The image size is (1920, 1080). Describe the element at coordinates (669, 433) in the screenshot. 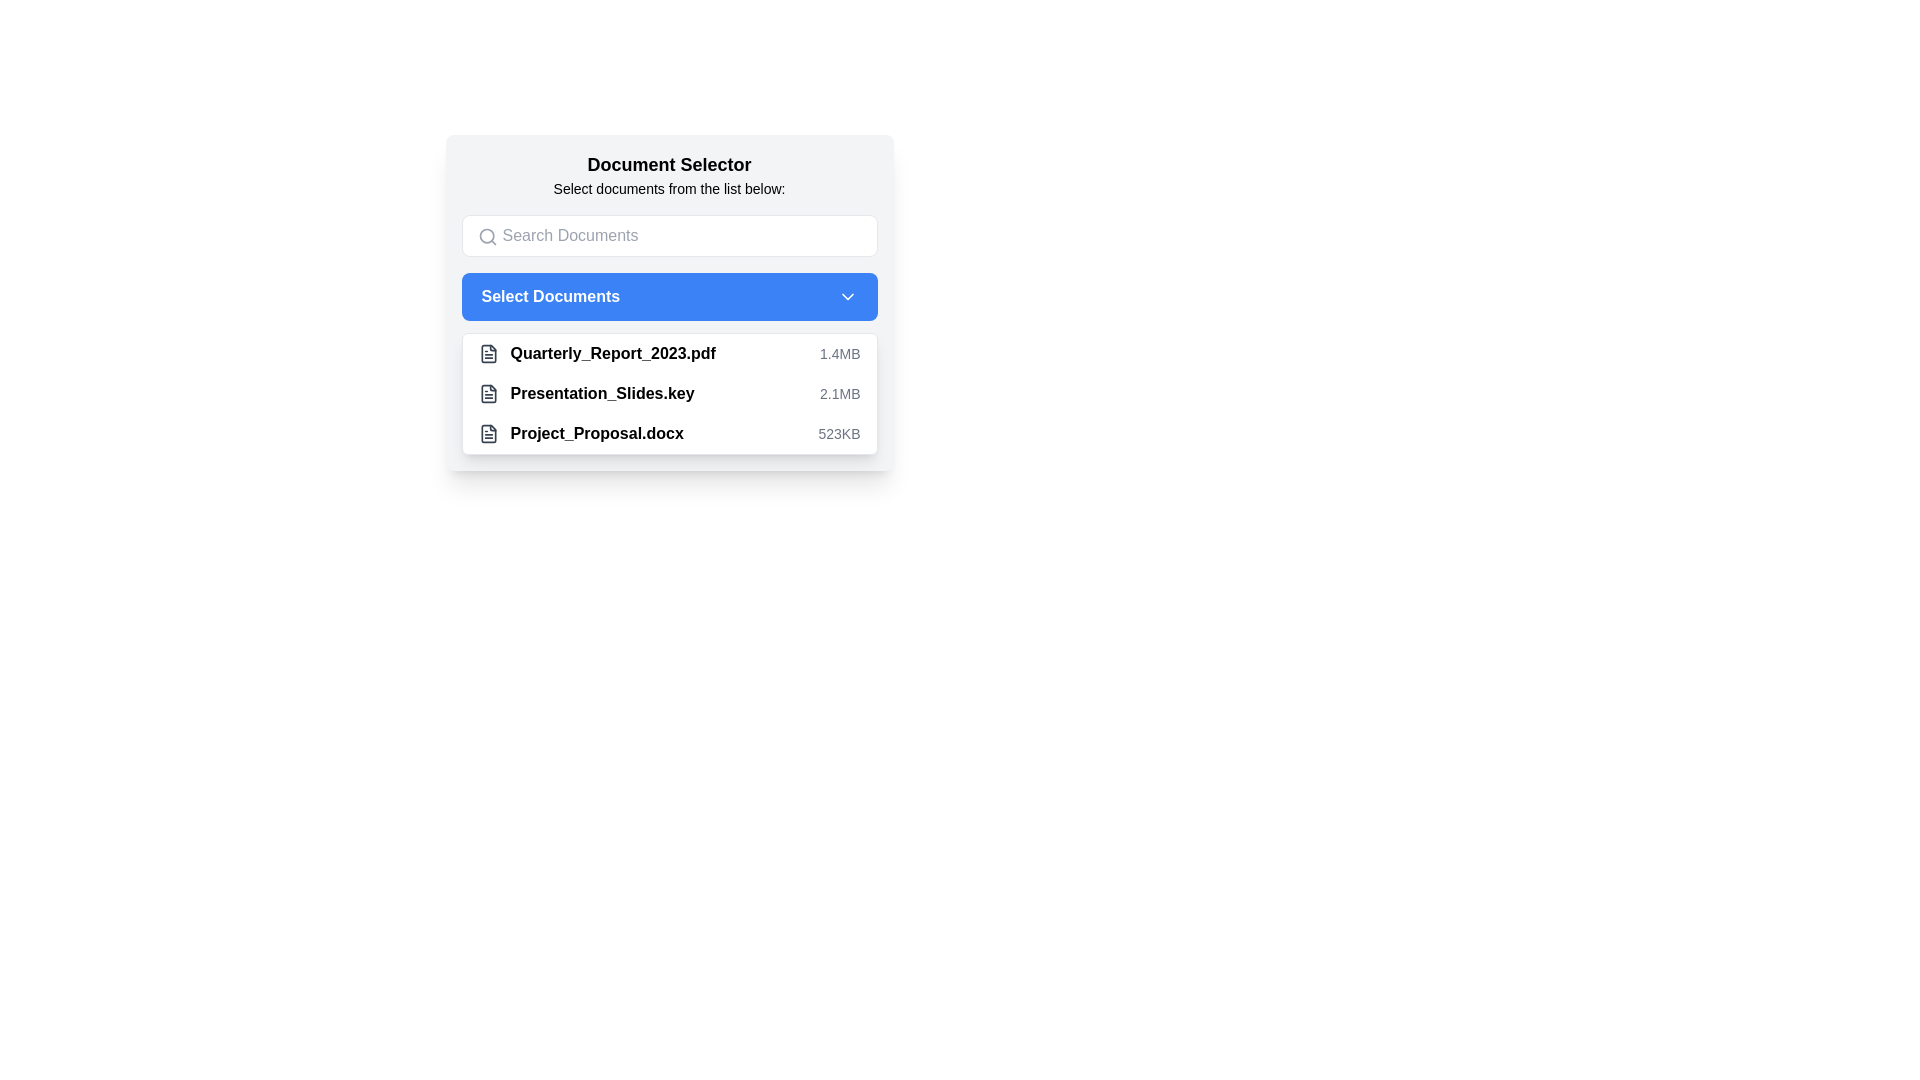

I see `the file item labeled 'Project_Proposal.docx' in the document selection interface` at that location.